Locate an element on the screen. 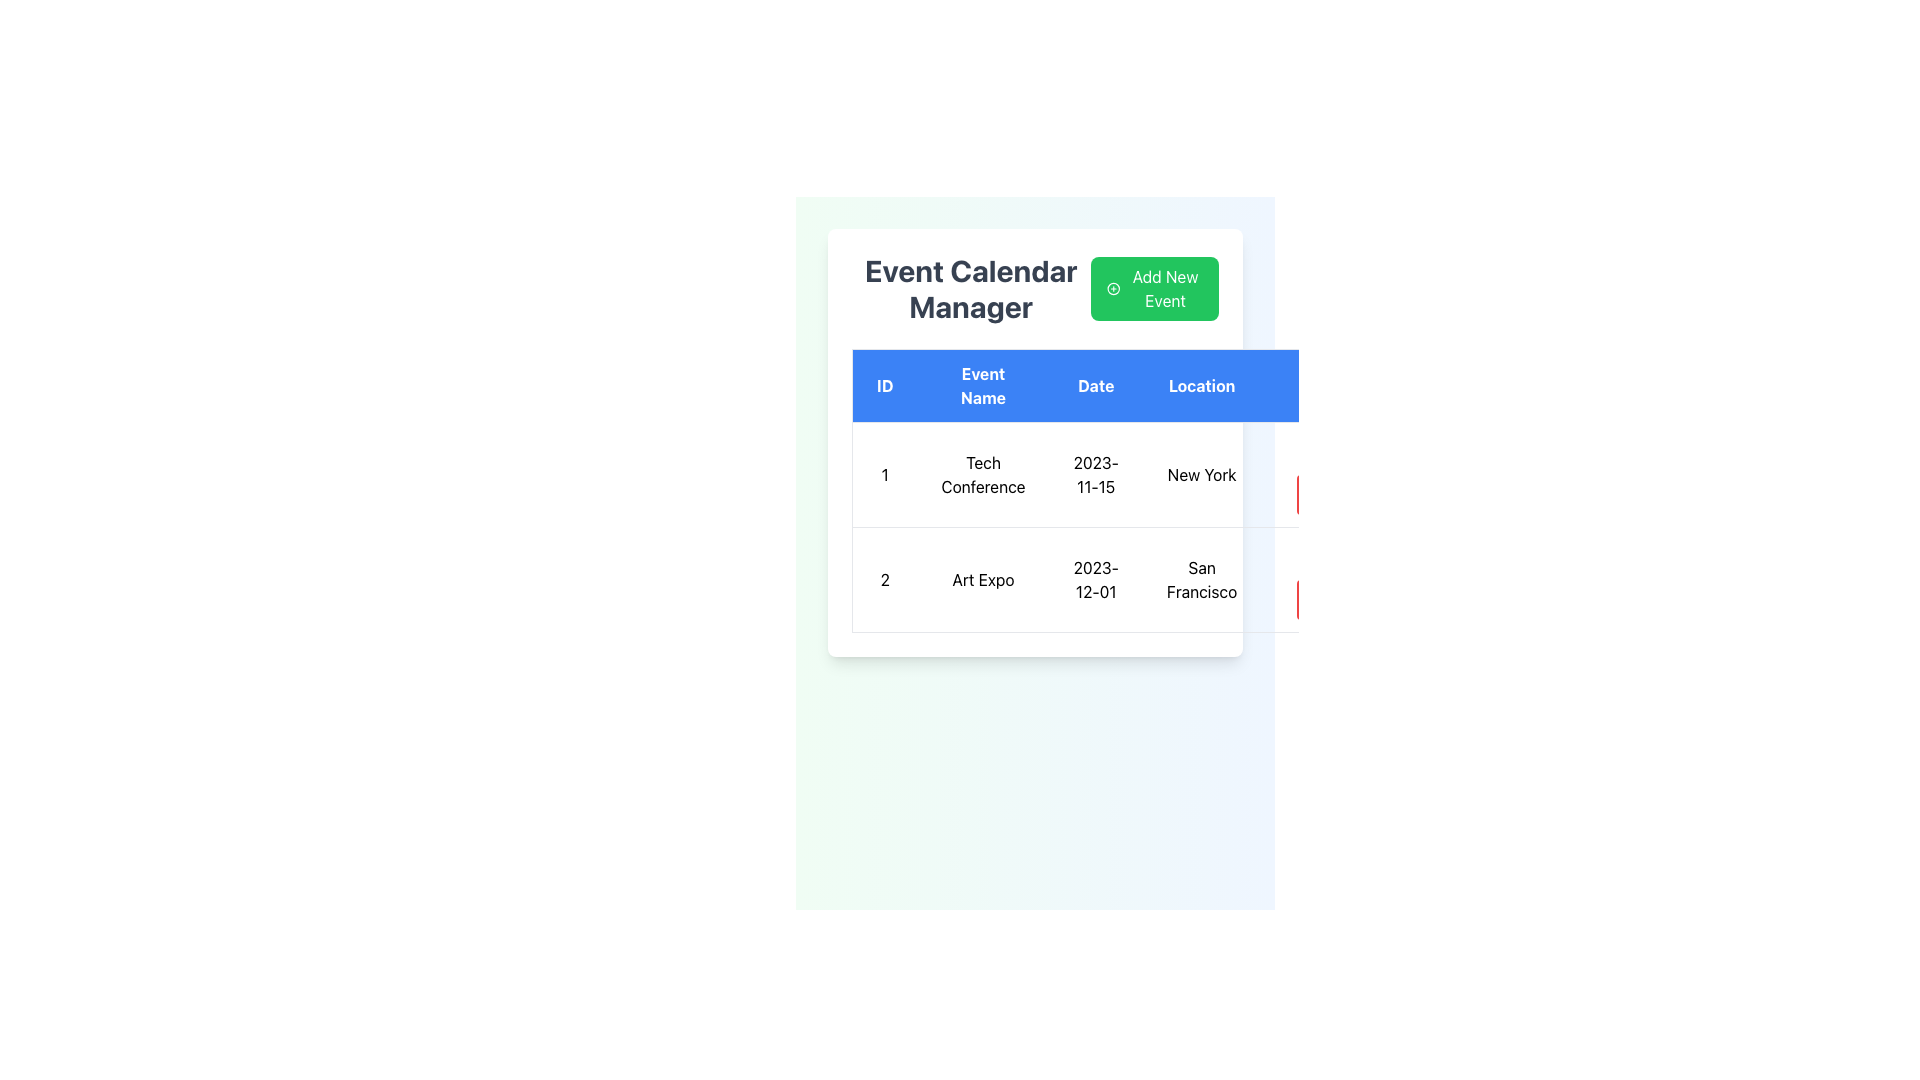 Image resolution: width=1920 pixels, height=1080 pixels. the text element located in the second row of the table under the 'ID' column, which serves as an identifier for the event's position in the list is located at coordinates (883, 579).